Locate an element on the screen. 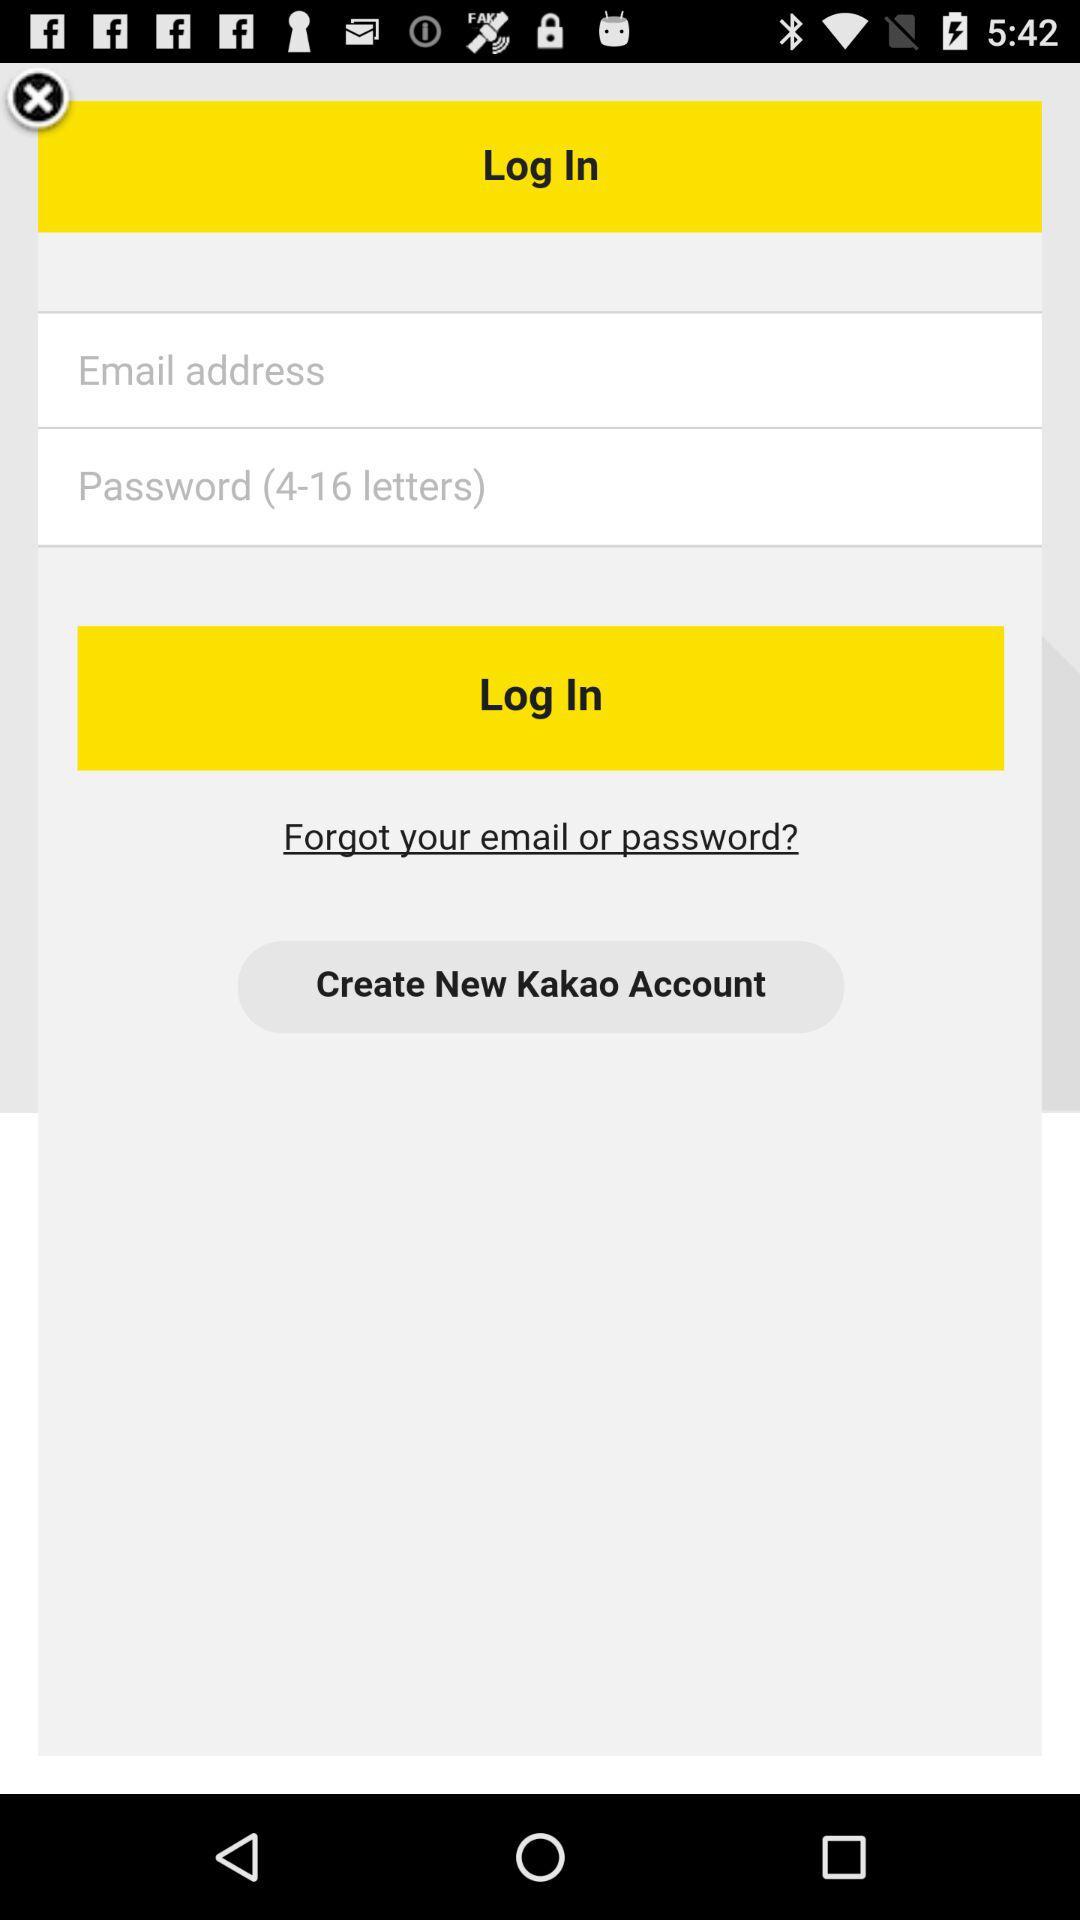 This screenshot has width=1080, height=1920. close is located at coordinates (38, 100).